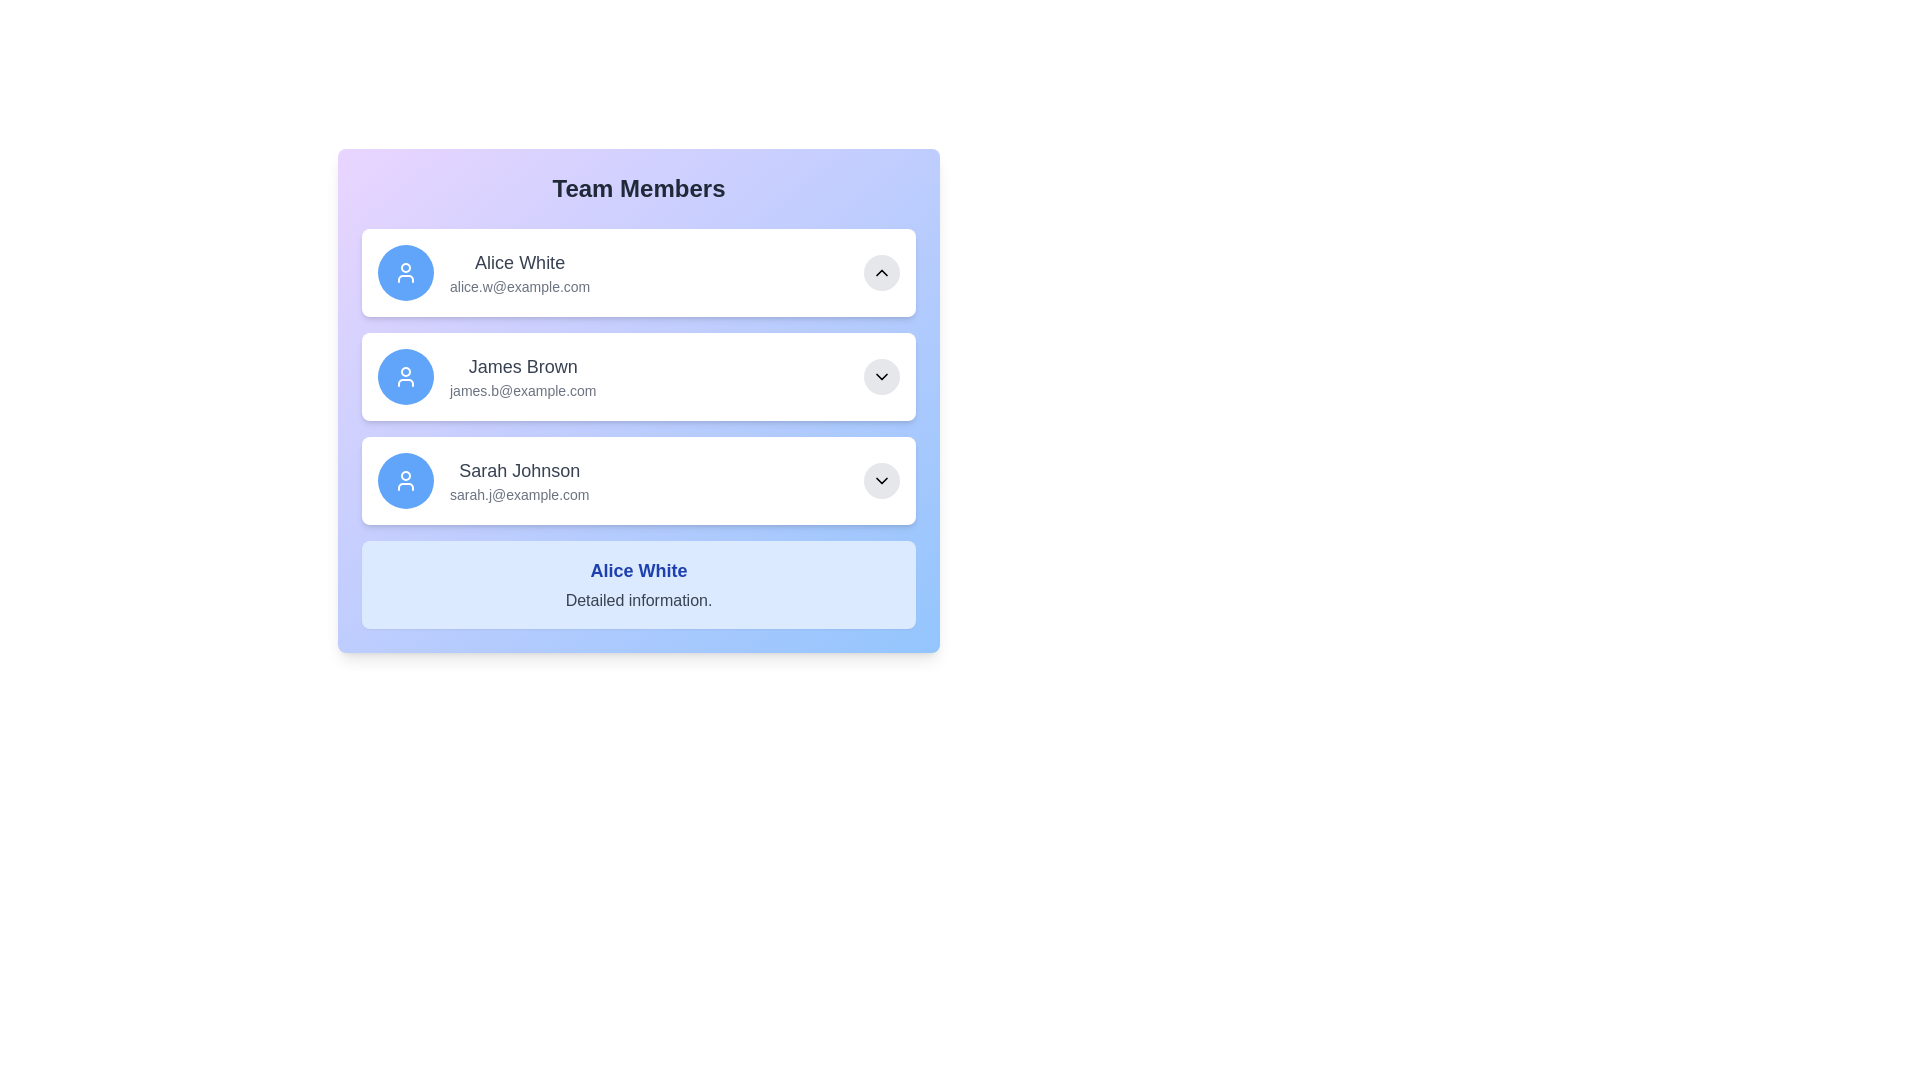 The image size is (1920, 1080). Describe the element at coordinates (637, 427) in the screenshot. I see `the second card in a vertical list of team member summaries` at that location.